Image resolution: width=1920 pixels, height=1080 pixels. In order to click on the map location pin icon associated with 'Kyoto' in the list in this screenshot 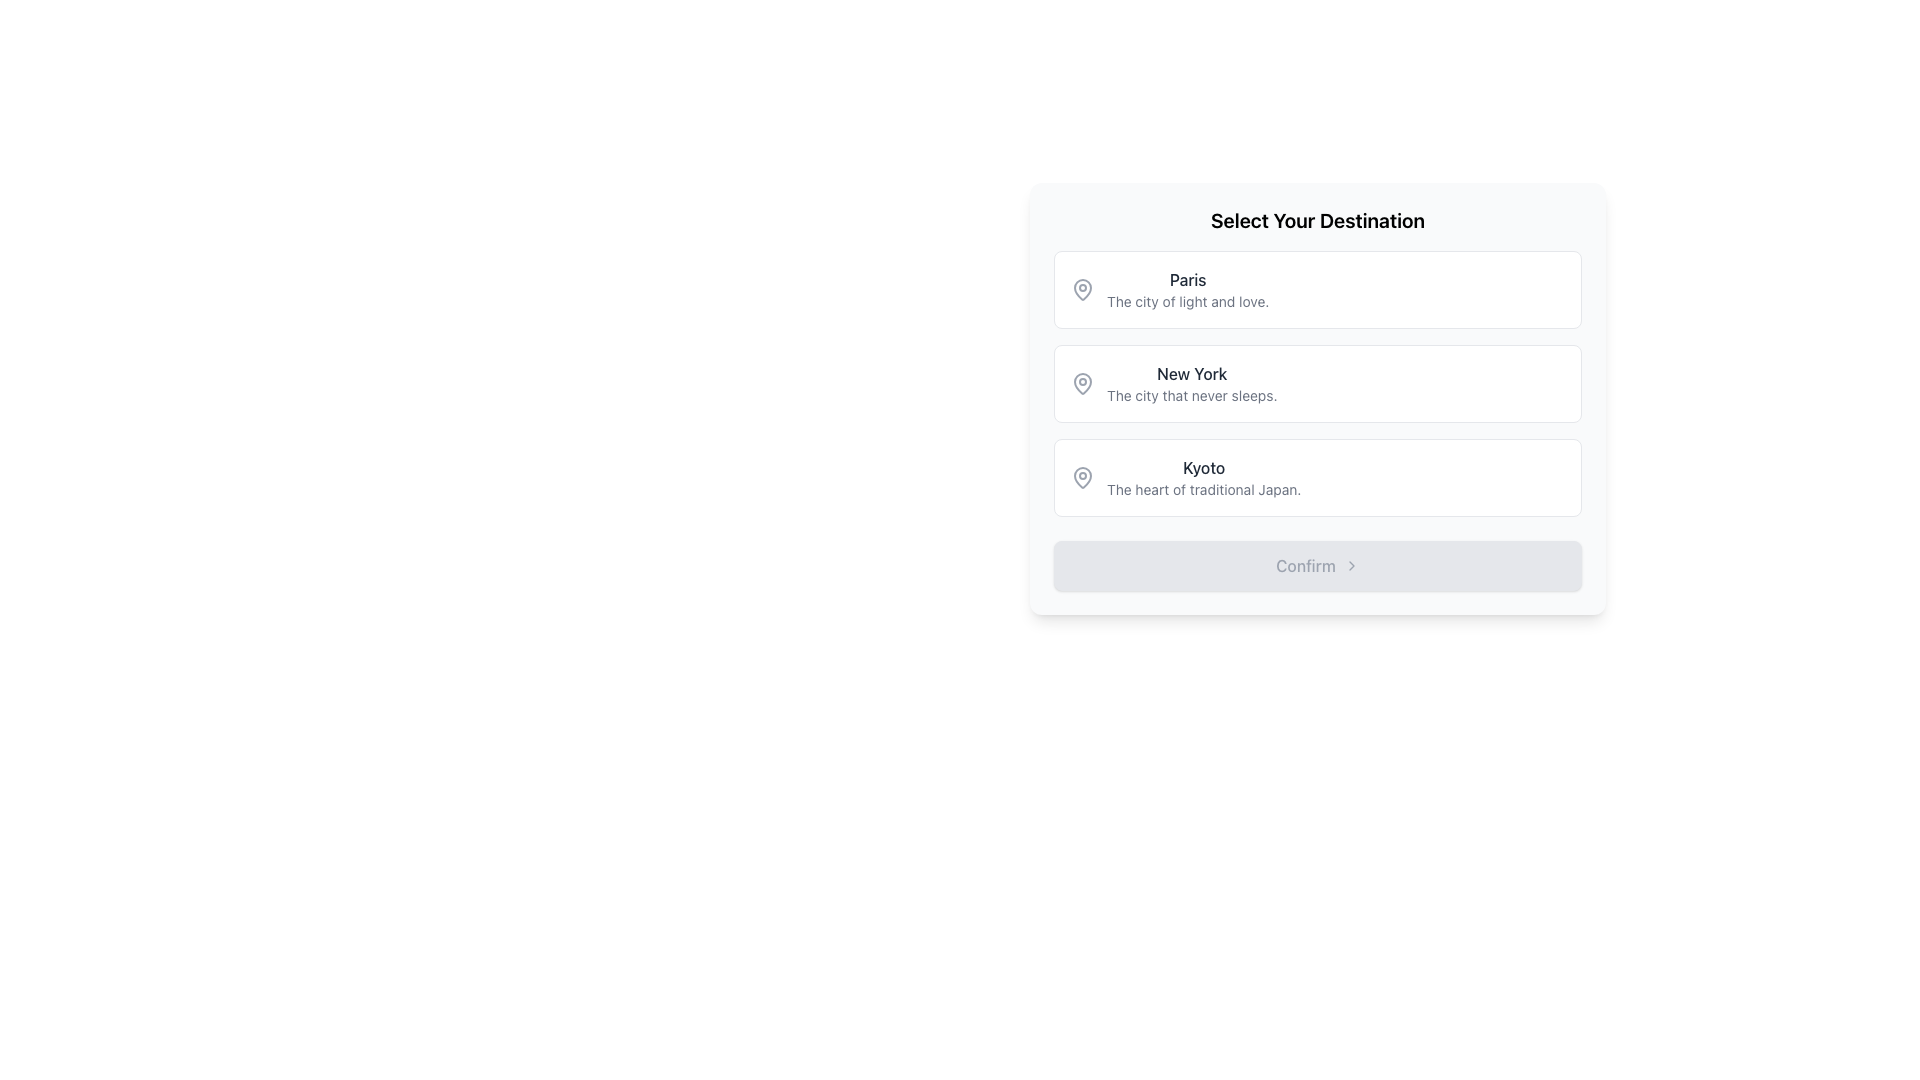, I will do `click(1082, 477)`.